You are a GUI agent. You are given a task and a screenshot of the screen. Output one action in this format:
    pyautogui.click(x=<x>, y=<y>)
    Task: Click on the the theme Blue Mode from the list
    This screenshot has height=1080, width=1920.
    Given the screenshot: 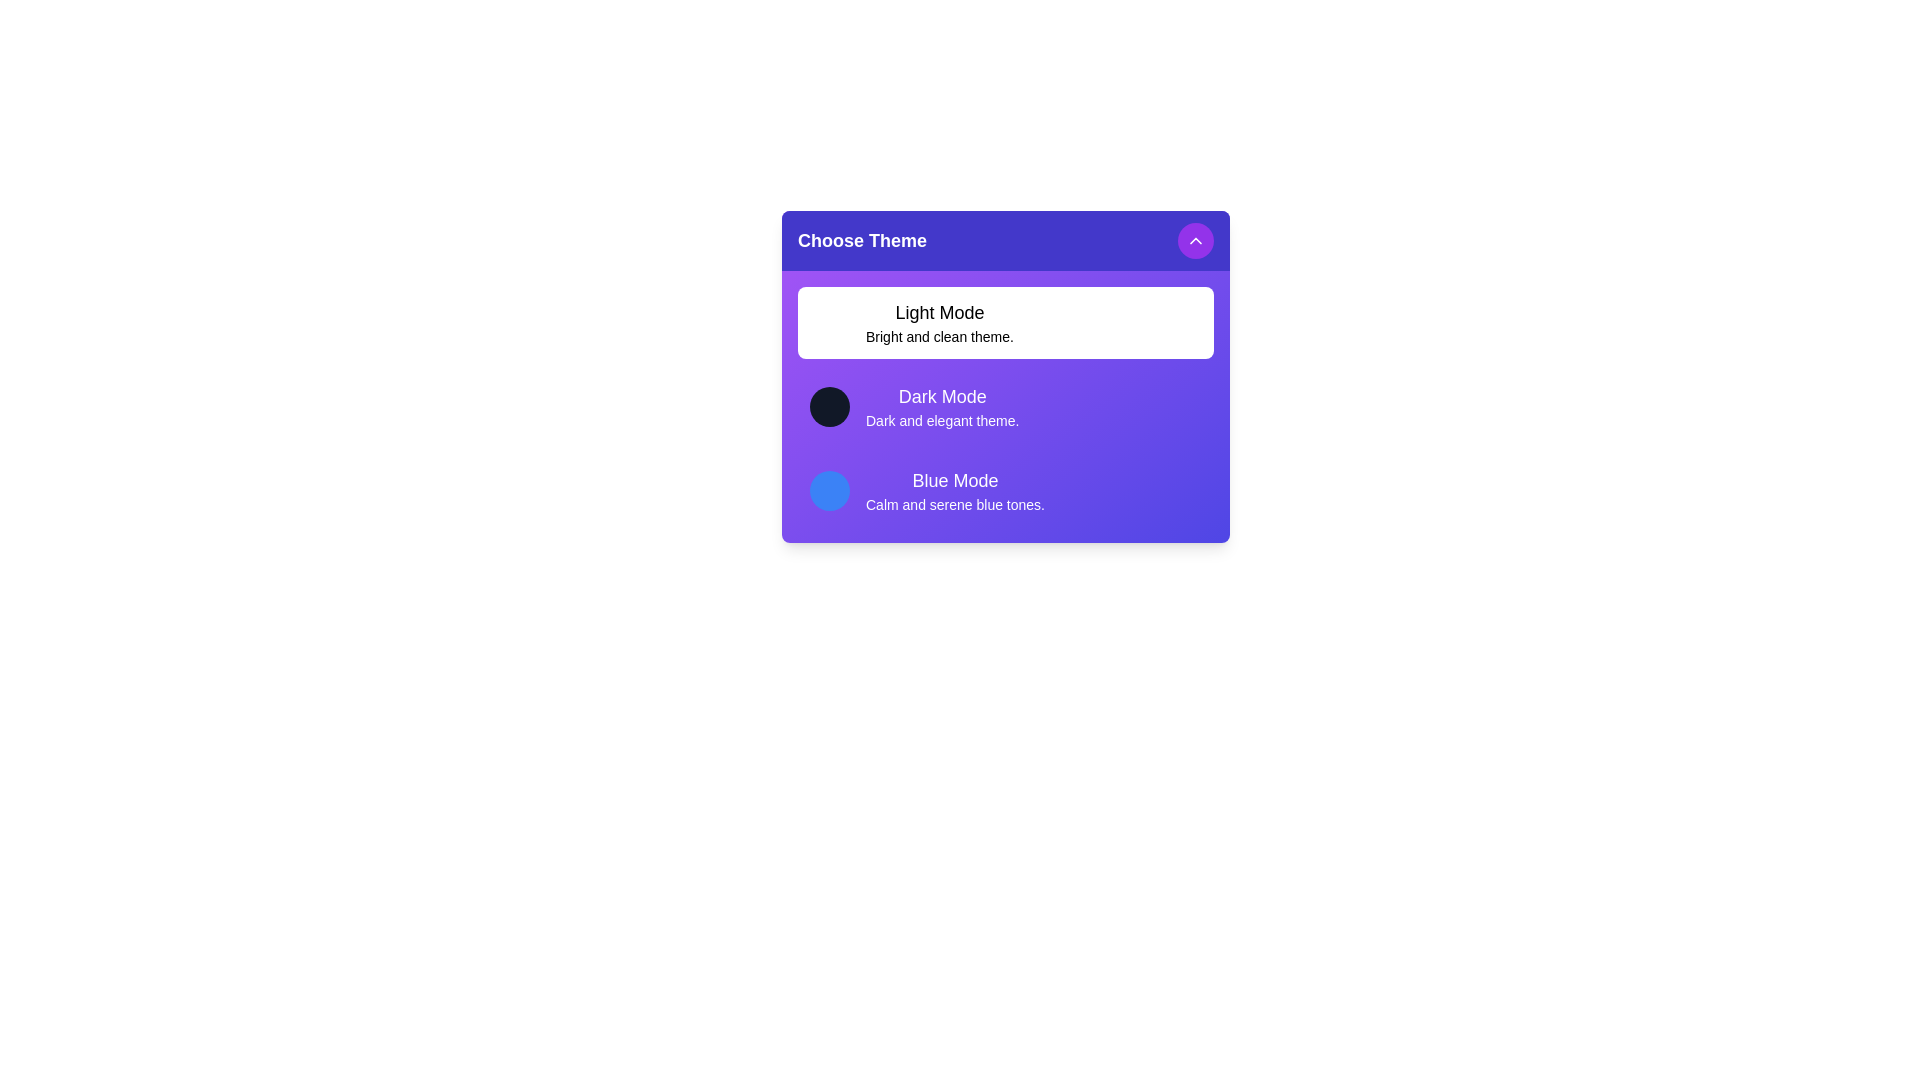 What is the action you would take?
    pyautogui.click(x=1006, y=490)
    